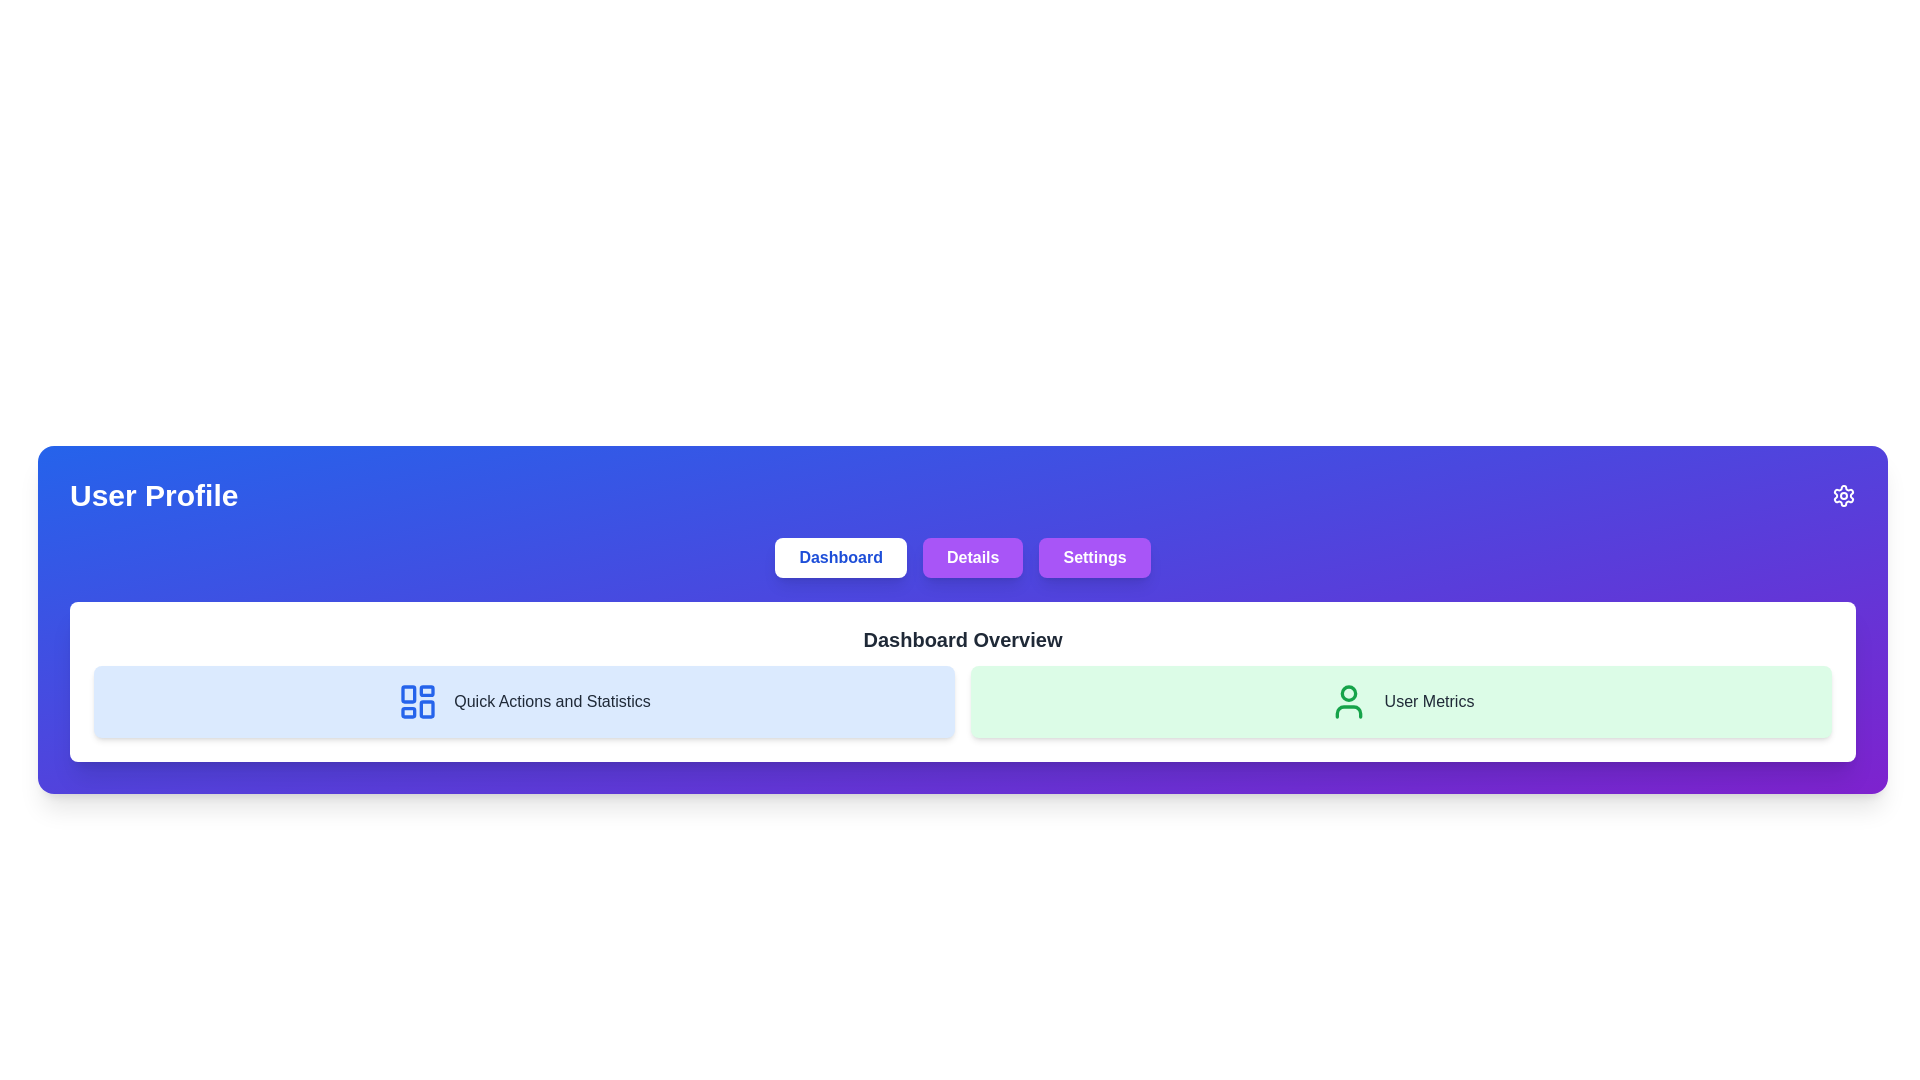 The width and height of the screenshot is (1920, 1080). I want to click on the dashboard layout icon, which consists of four squares in a grid pattern and is located to the left of the 'Quick Actions and Statistics' text, so click(417, 701).